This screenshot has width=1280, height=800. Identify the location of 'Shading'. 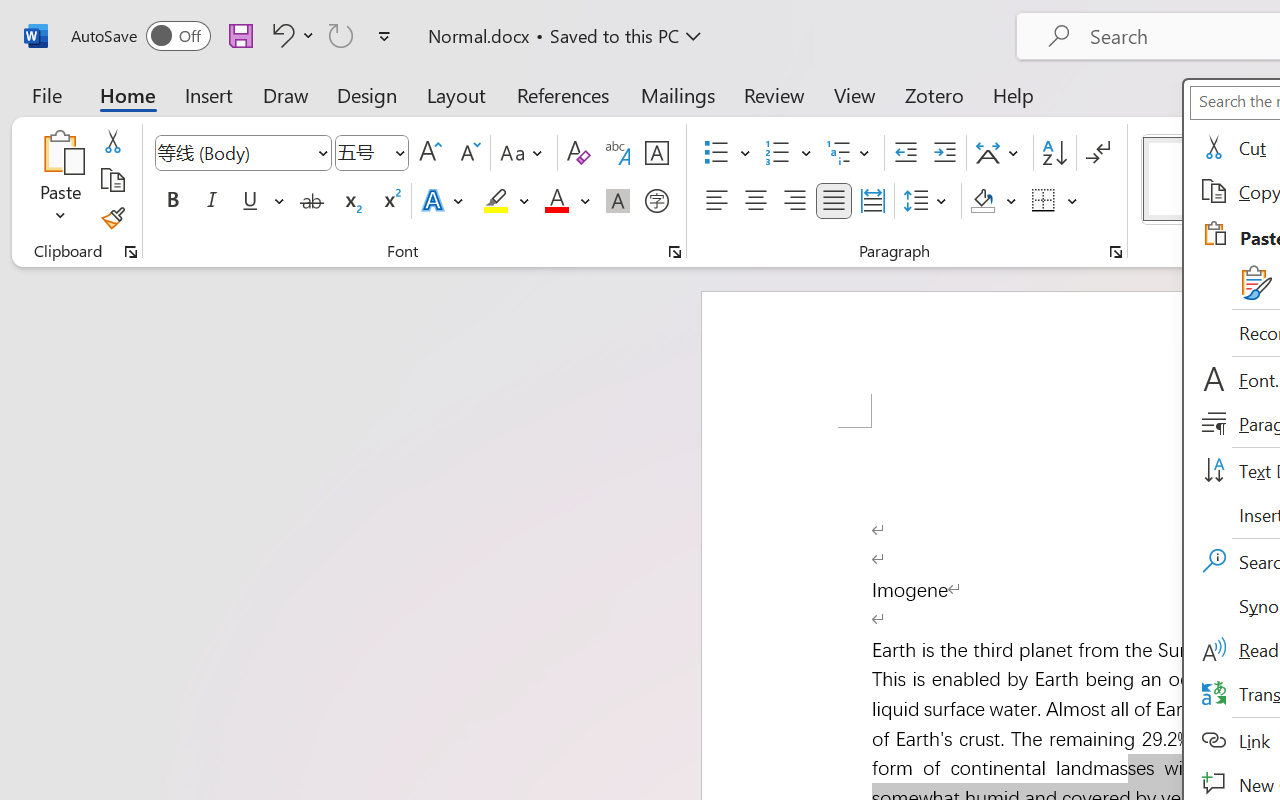
(993, 201).